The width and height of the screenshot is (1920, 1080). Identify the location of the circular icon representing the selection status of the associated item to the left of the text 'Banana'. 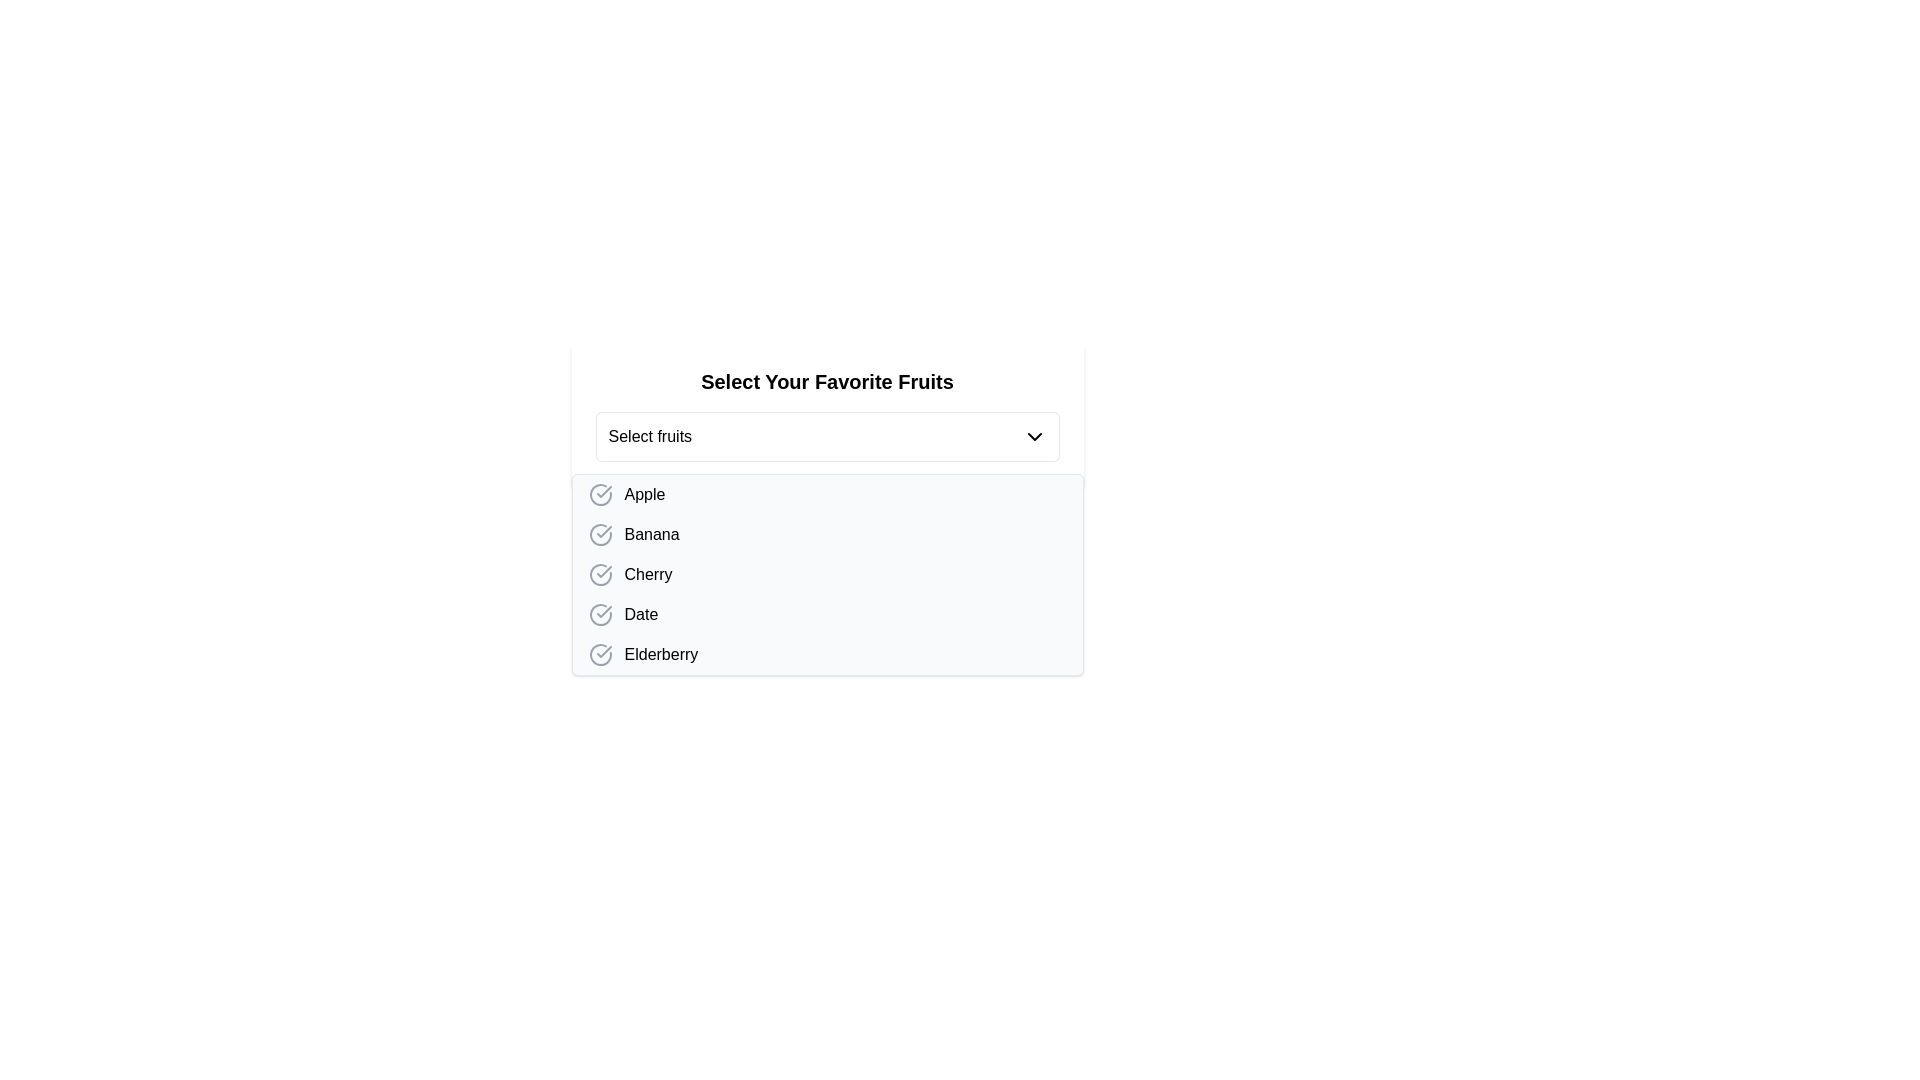
(599, 534).